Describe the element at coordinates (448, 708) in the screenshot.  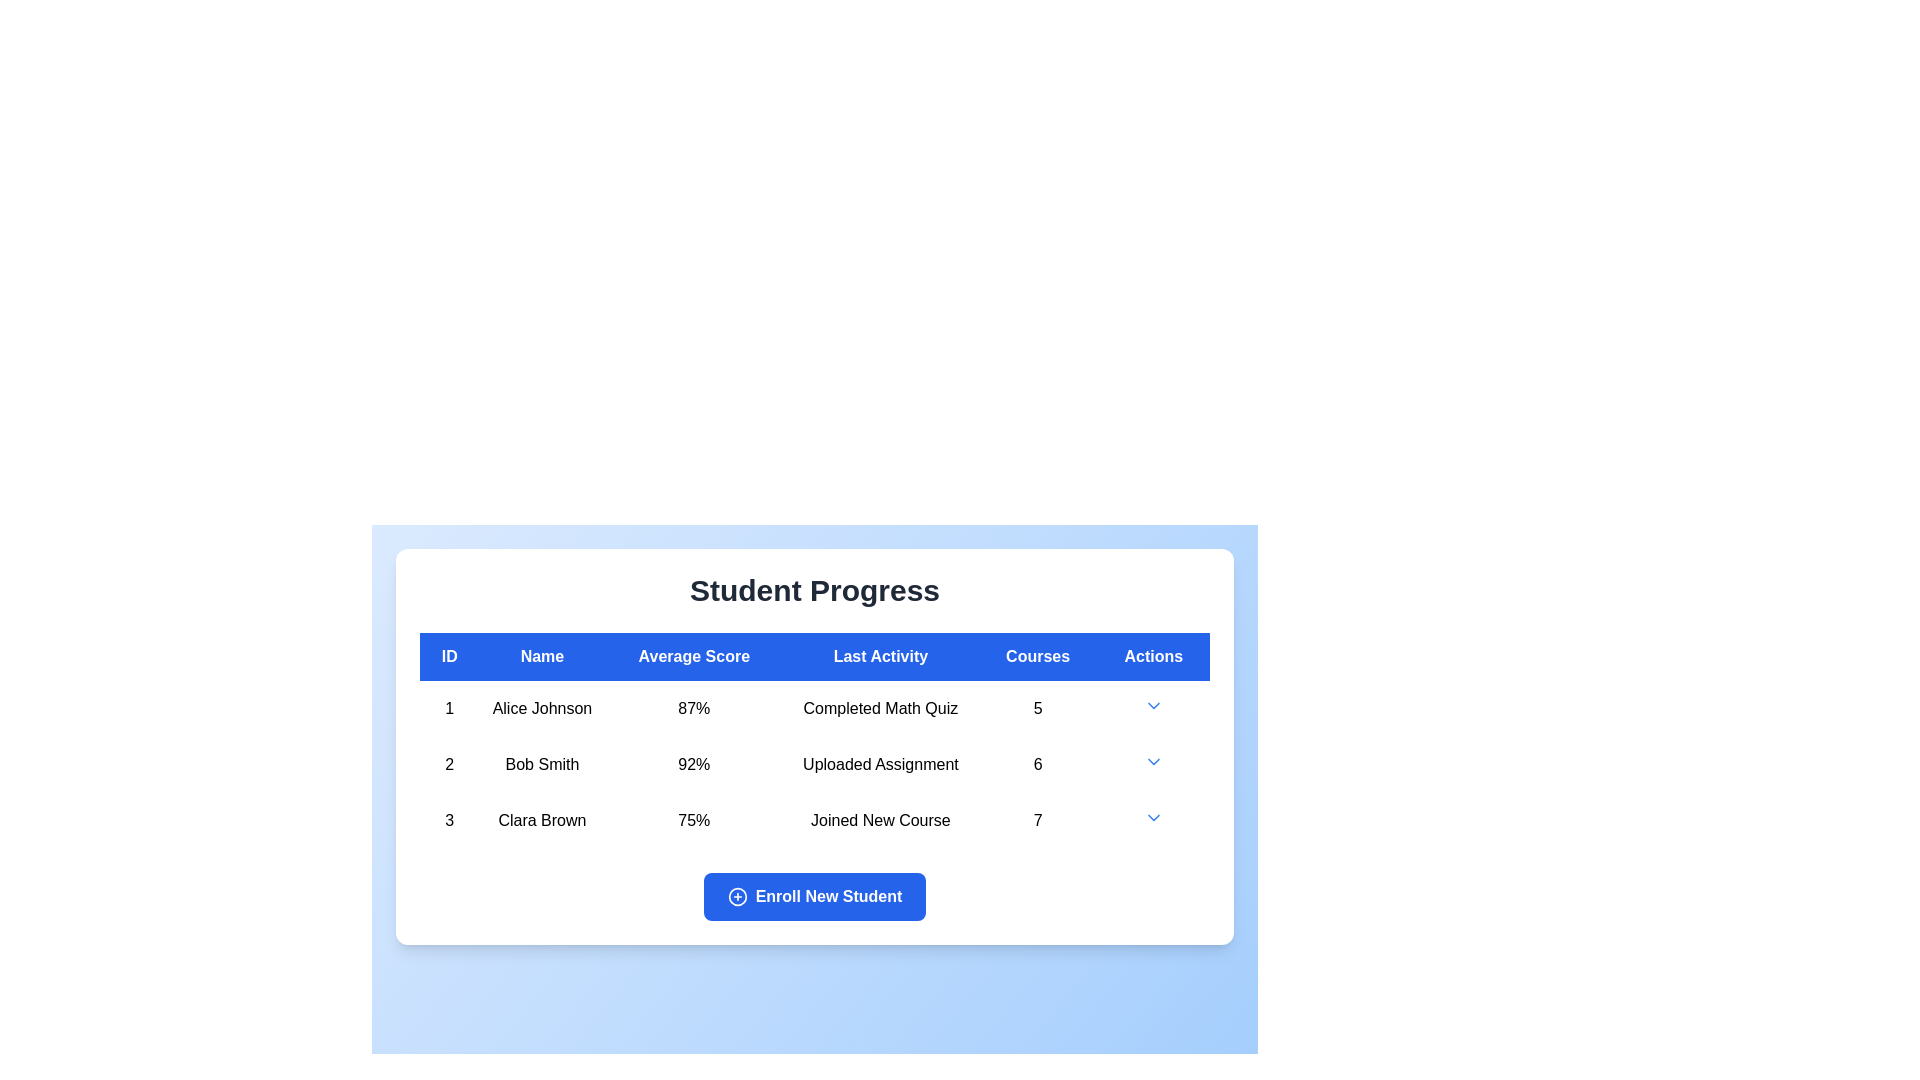
I see `the bold text element displaying the number '1' in the first column of the student information table under the 'ID' header` at that location.